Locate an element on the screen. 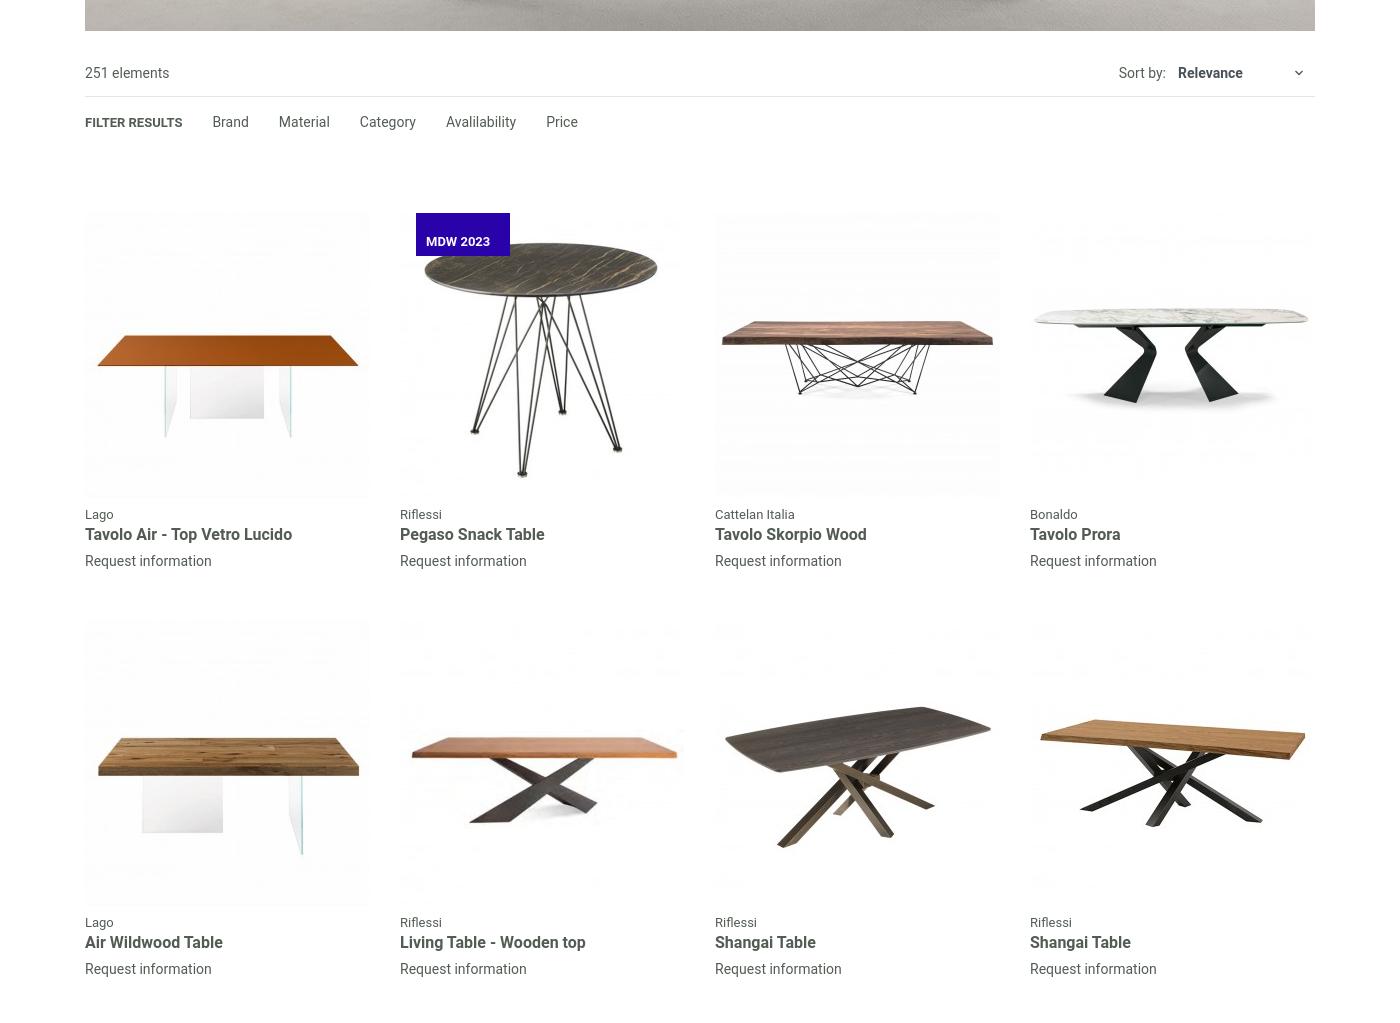 This screenshot has width=1400, height=1023. 'Filter results' is located at coordinates (133, 121).